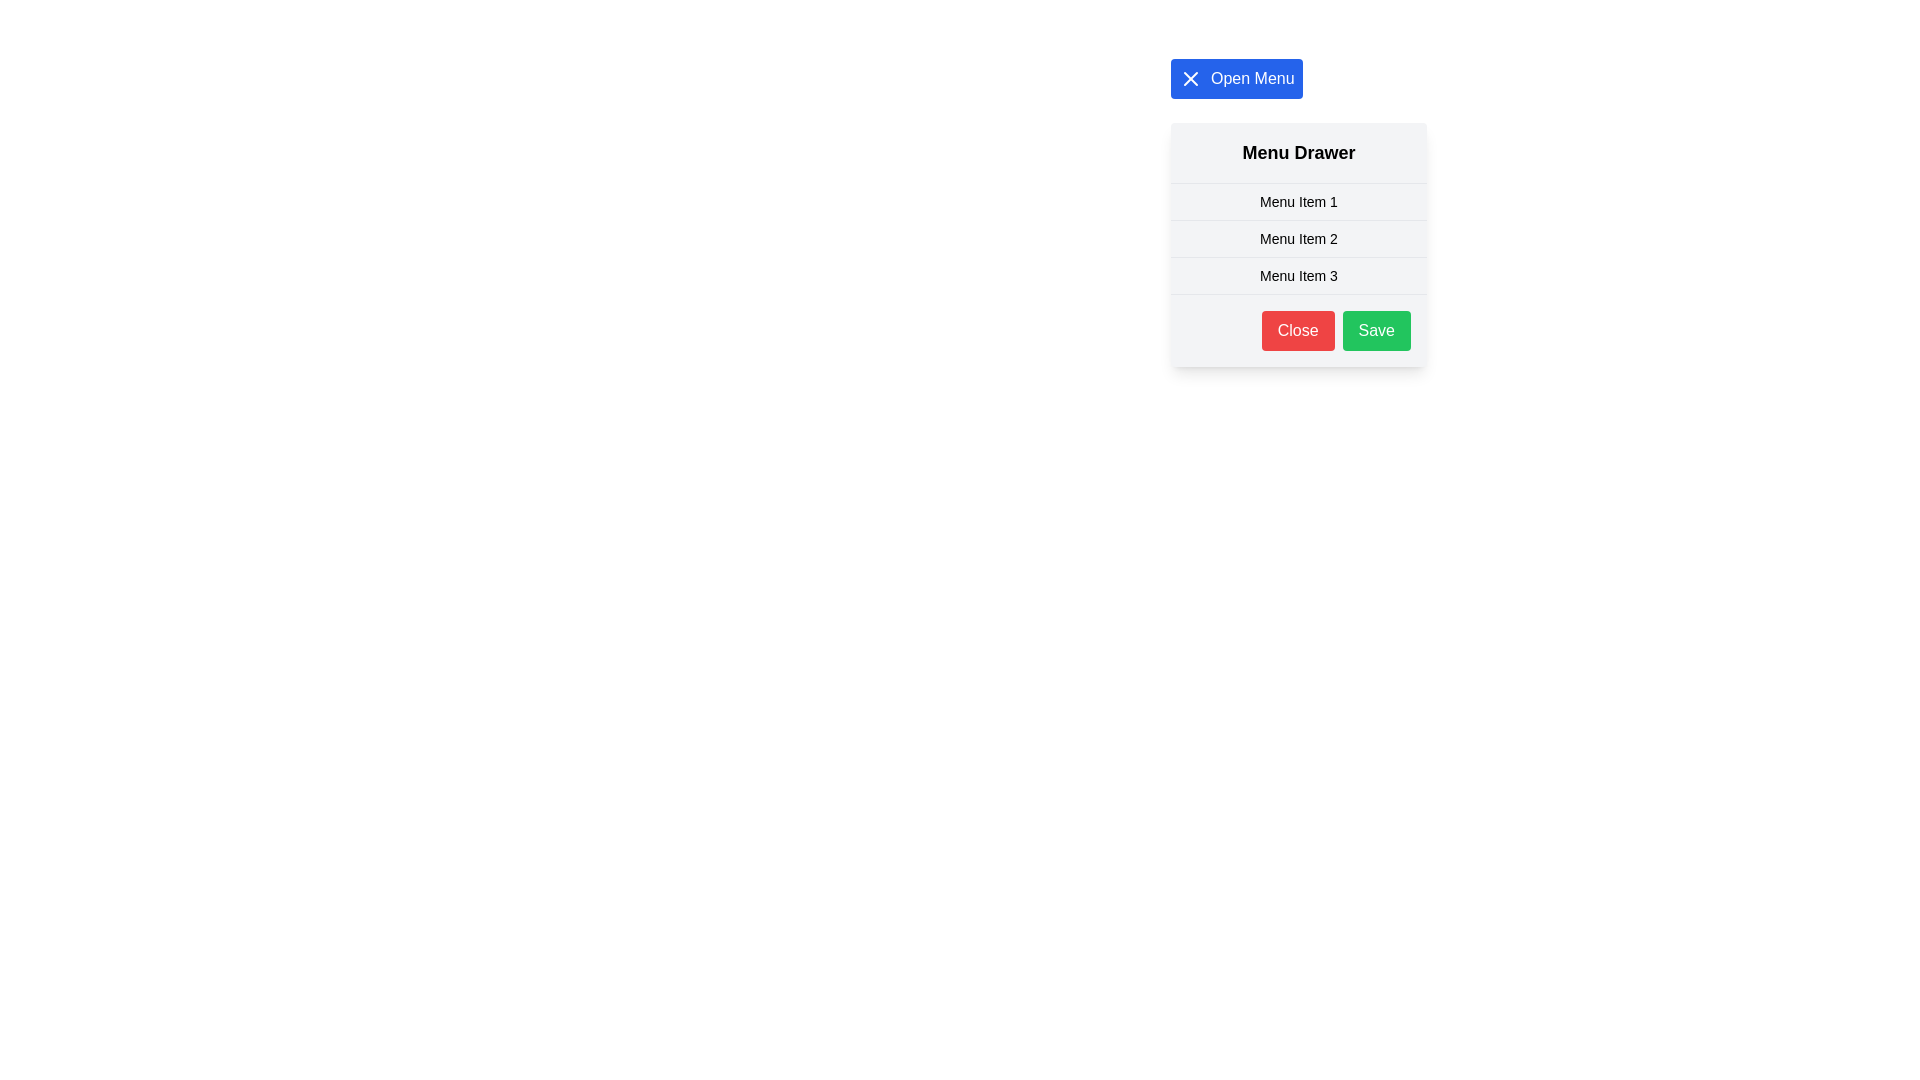 The image size is (1920, 1080). Describe the element at coordinates (1299, 202) in the screenshot. I see `the topmost menu option in the 'Menu Drawer' to change its background color` at that location.